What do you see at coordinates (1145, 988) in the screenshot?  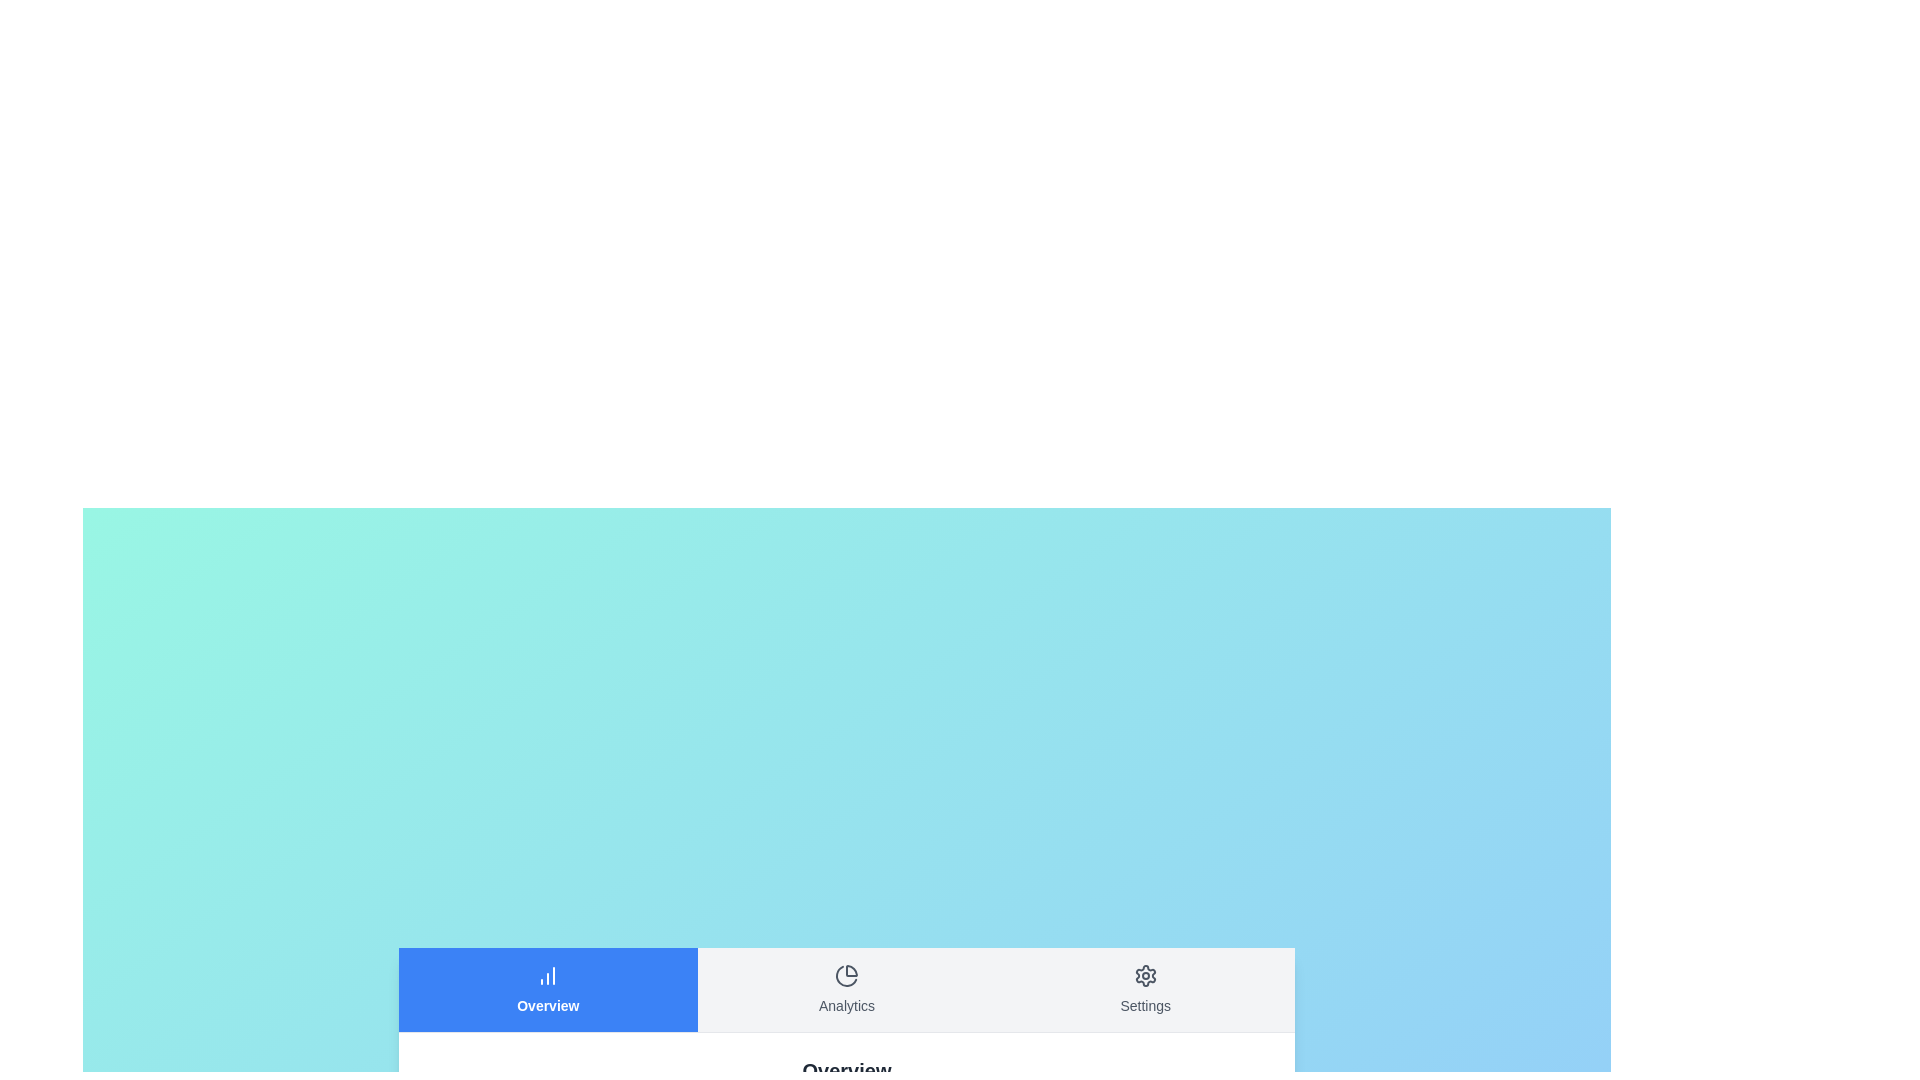 I see `the Settings tab` at bounding box center [1145, 988].